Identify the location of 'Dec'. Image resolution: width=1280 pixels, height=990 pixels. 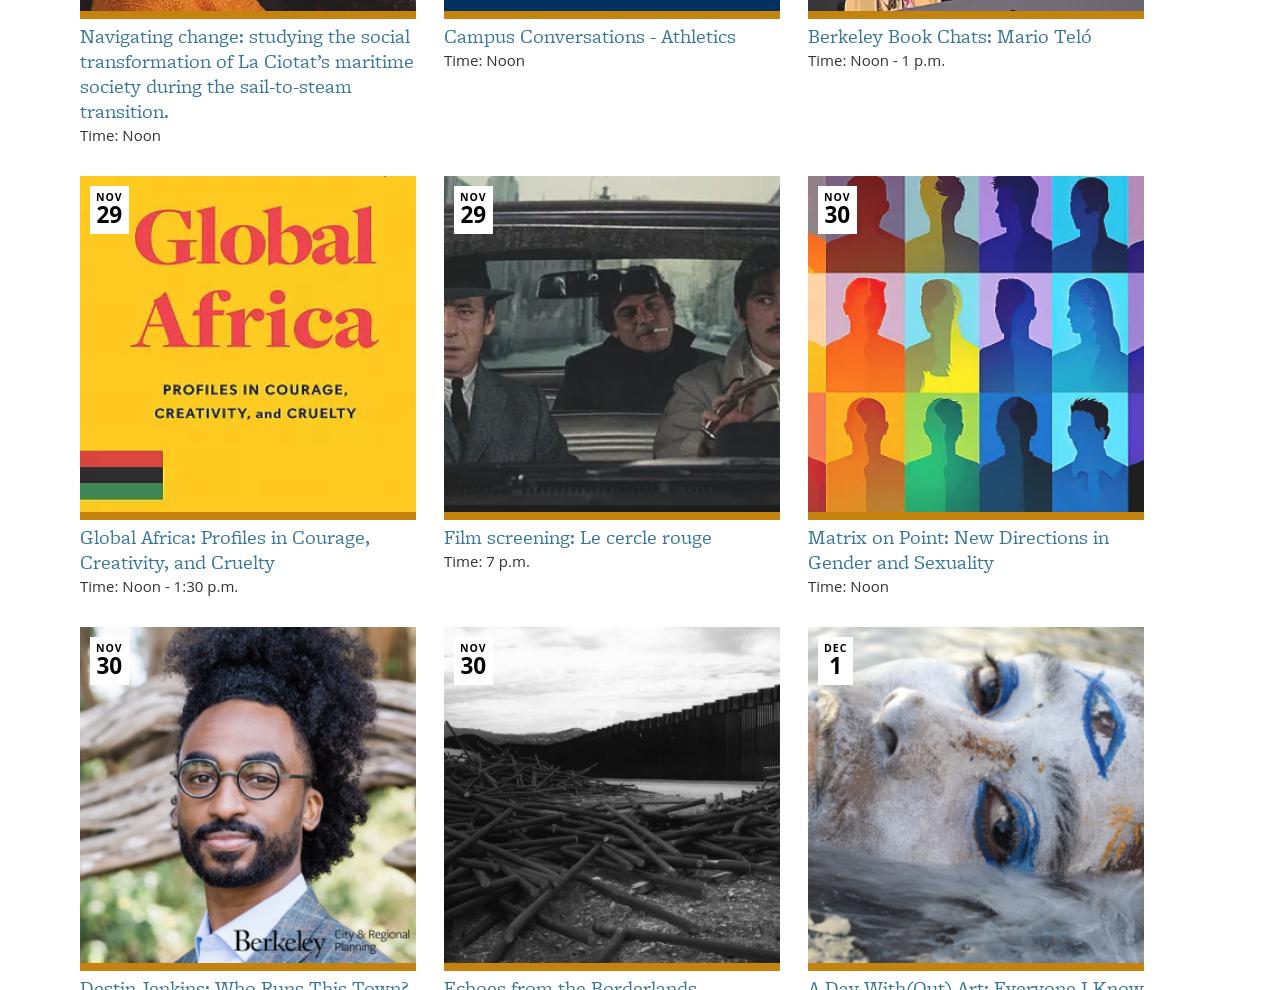
(835, 646).